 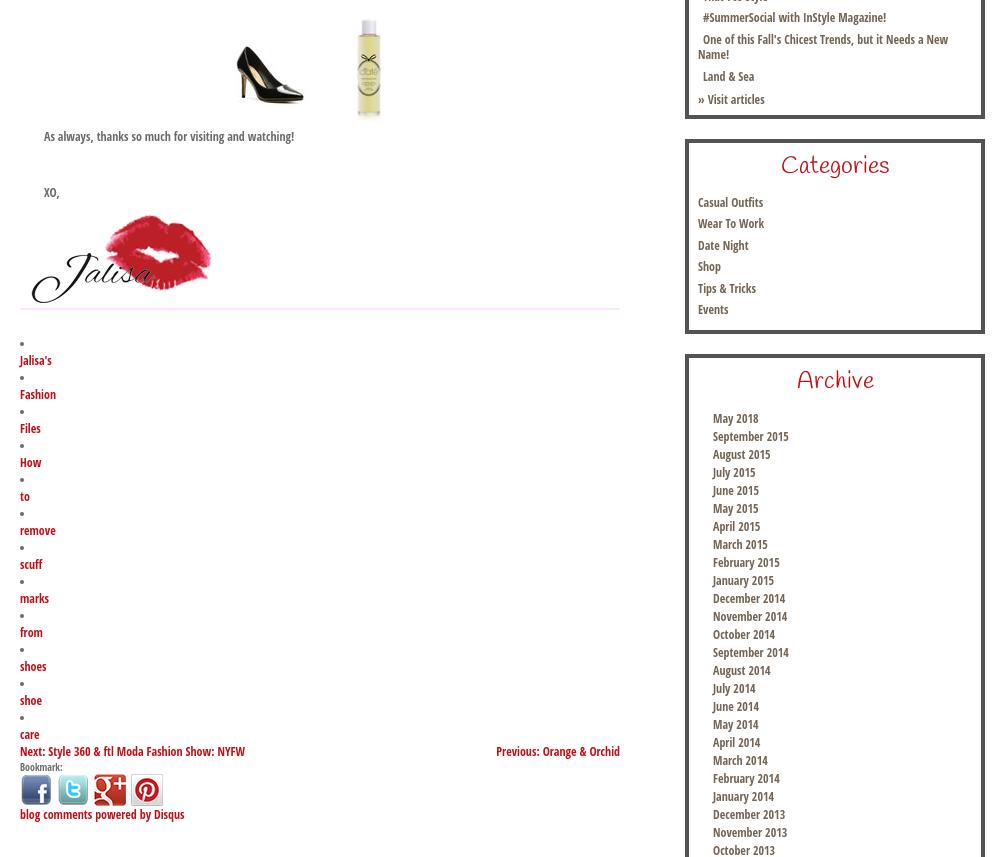 What do you see at coordinates (834, 166) in the screenshot?
I see `'Categories'` at bounding box center [834, 166].